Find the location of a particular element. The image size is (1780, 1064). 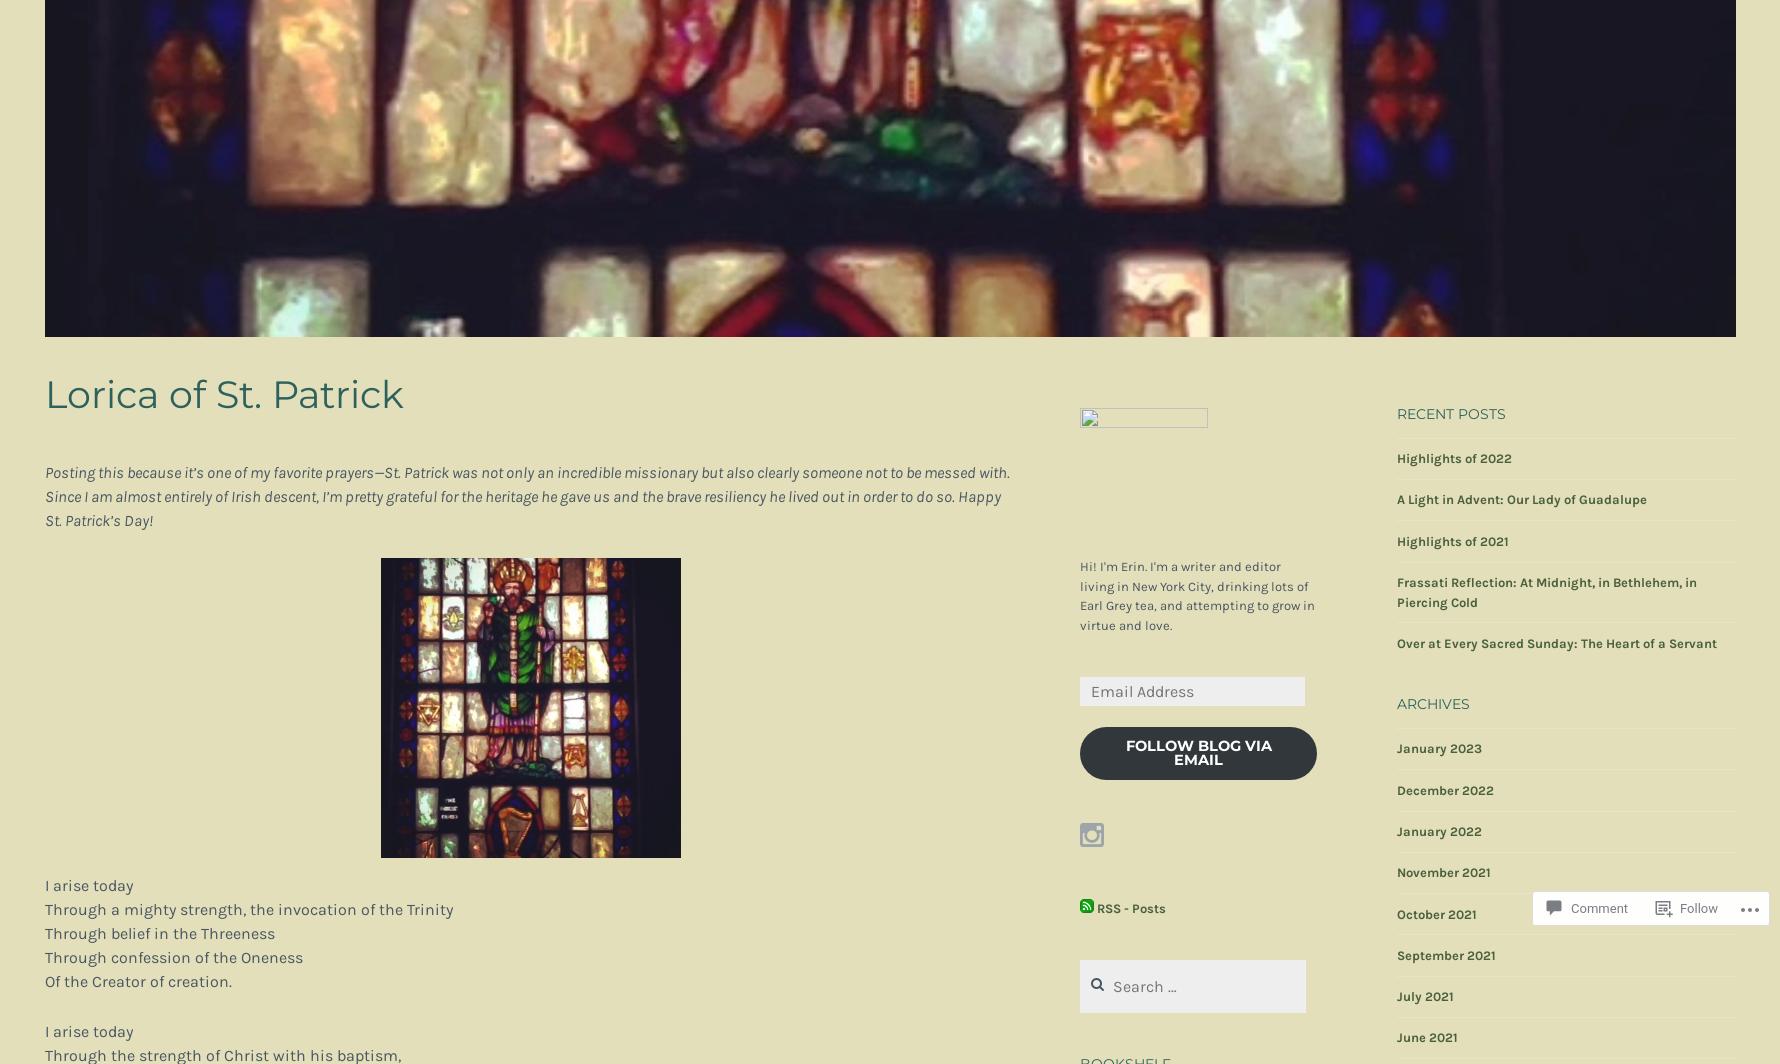

'January 2022' is located at coordinates (1438, 831).